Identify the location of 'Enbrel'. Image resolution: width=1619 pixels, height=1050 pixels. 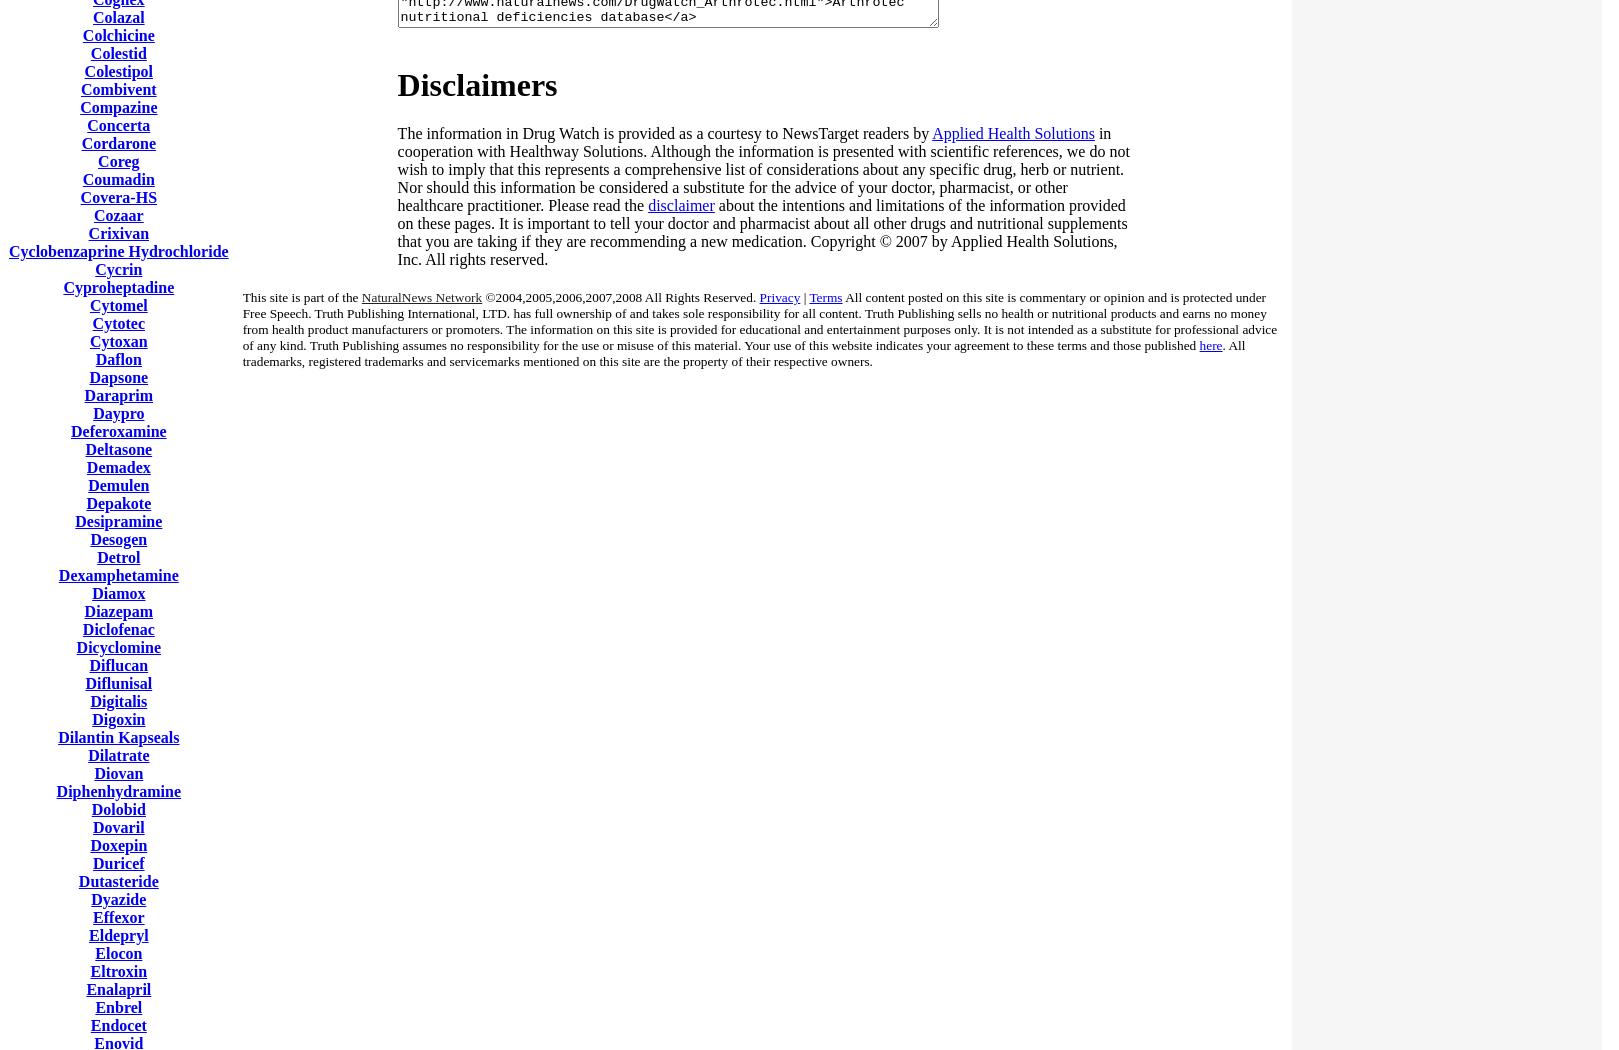
(95, 1007).